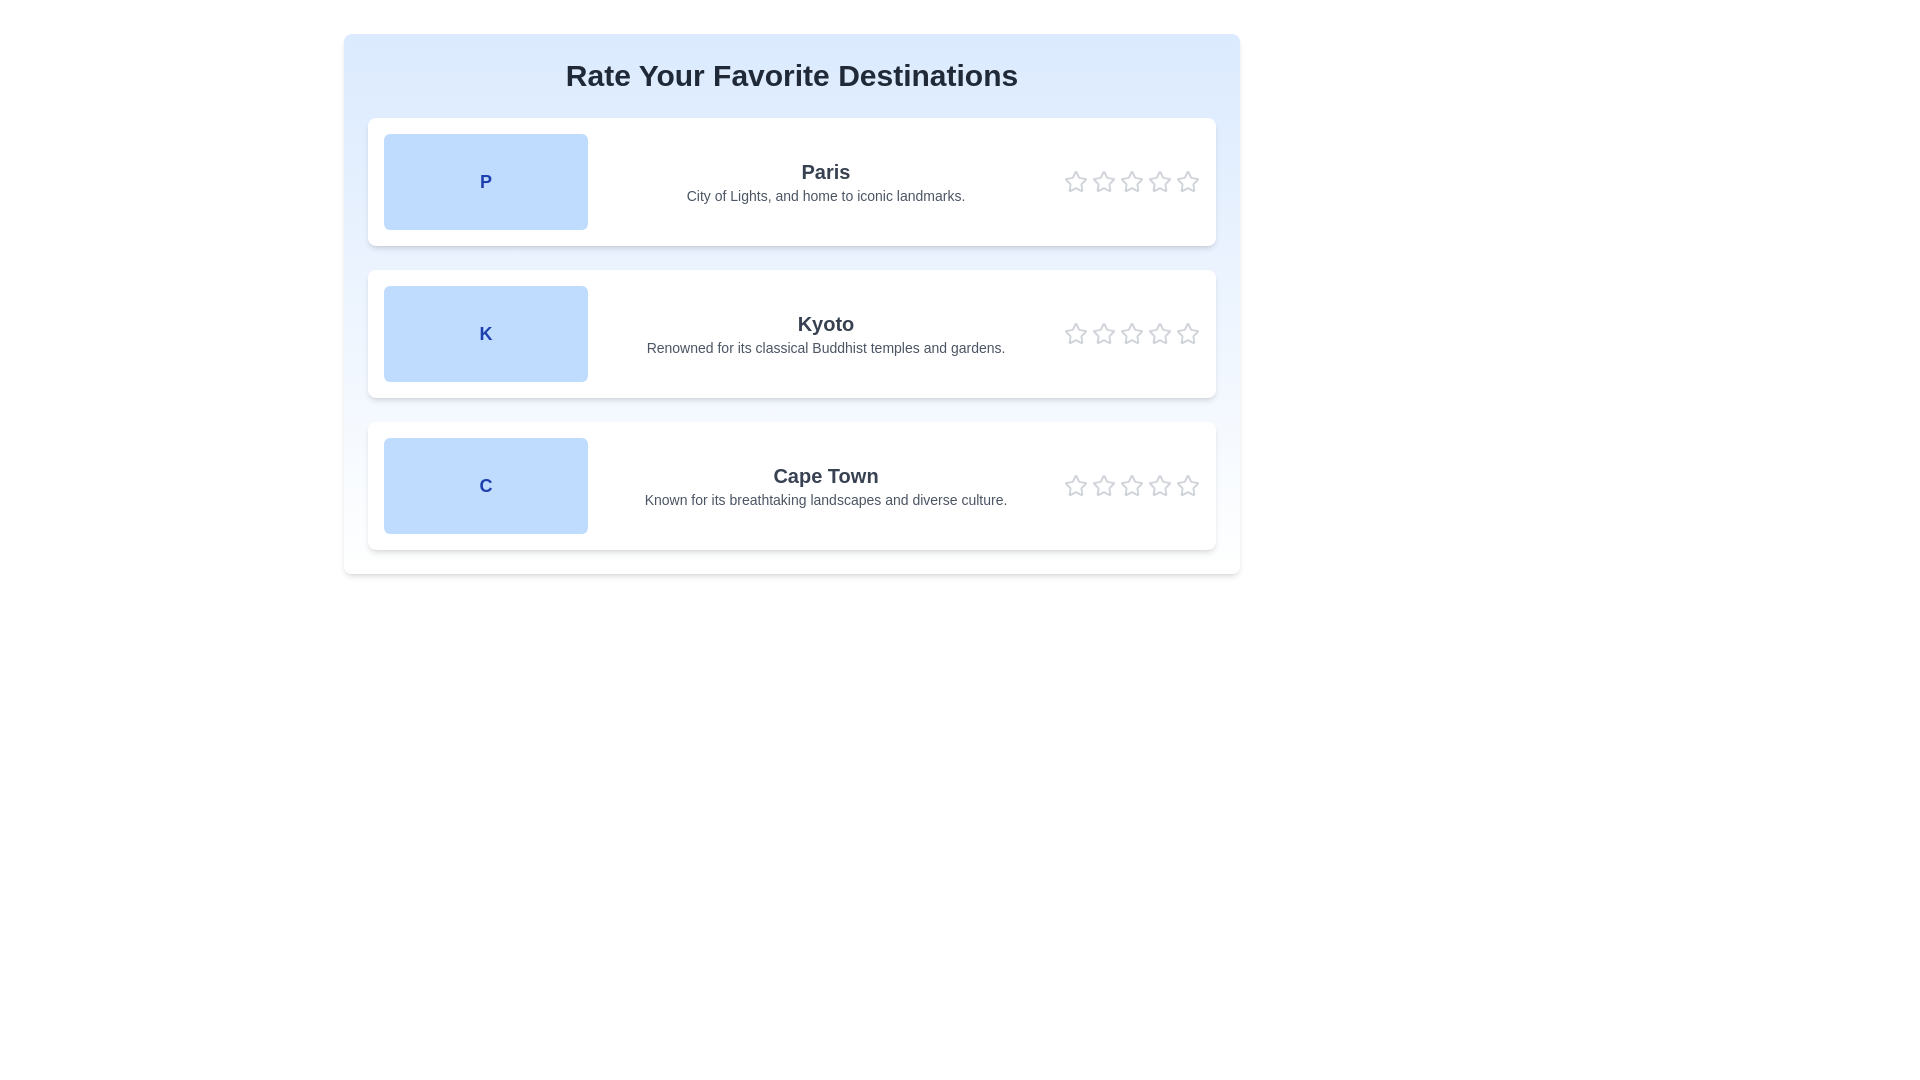 The width and height of the screenshot is (1920, 1080). Describe the element at coordinates (485, 486) in the screenshot. I see `the graphical label with a blue background and a bold, uppercase 'C' character, which is positioned at the leftmost part of the card displaying information about Cape Town` at that location.